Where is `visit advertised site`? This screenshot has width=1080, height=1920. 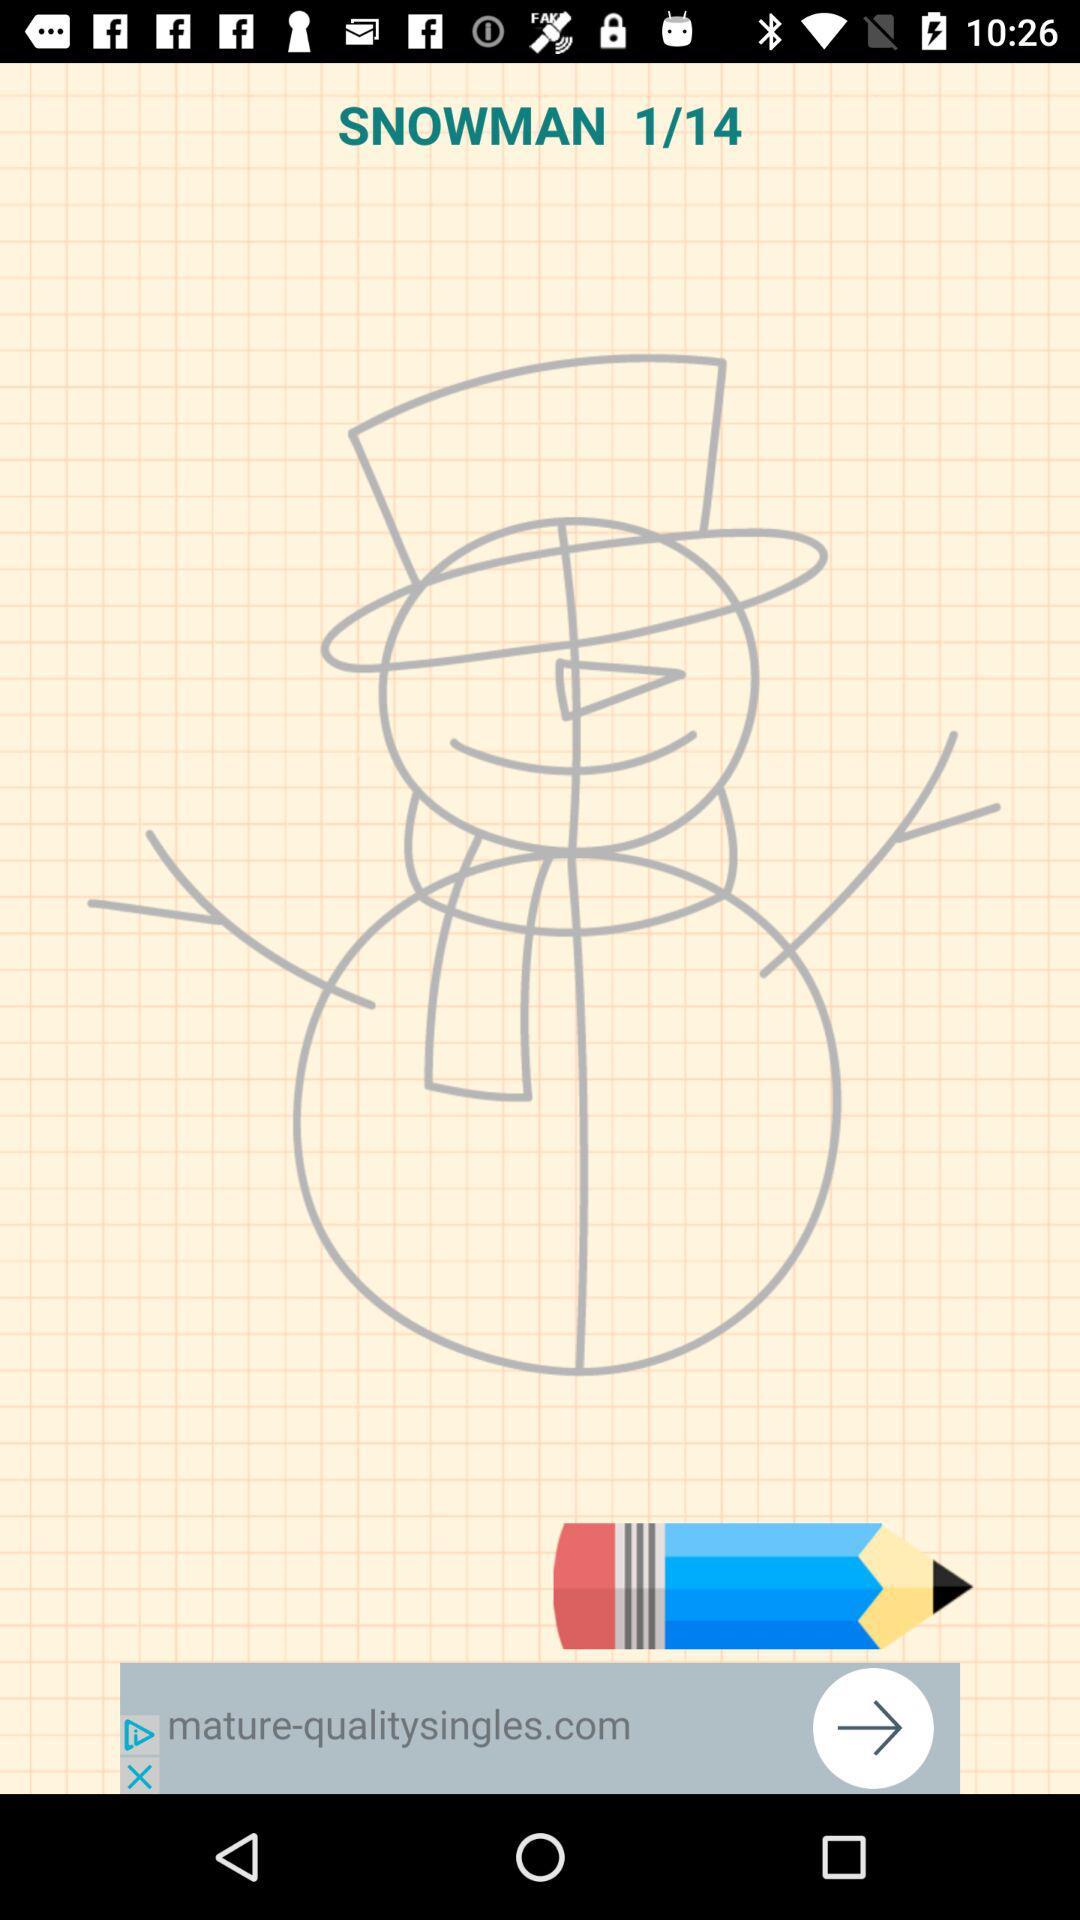
visit advertised site is located at coordinates (540, 1727).